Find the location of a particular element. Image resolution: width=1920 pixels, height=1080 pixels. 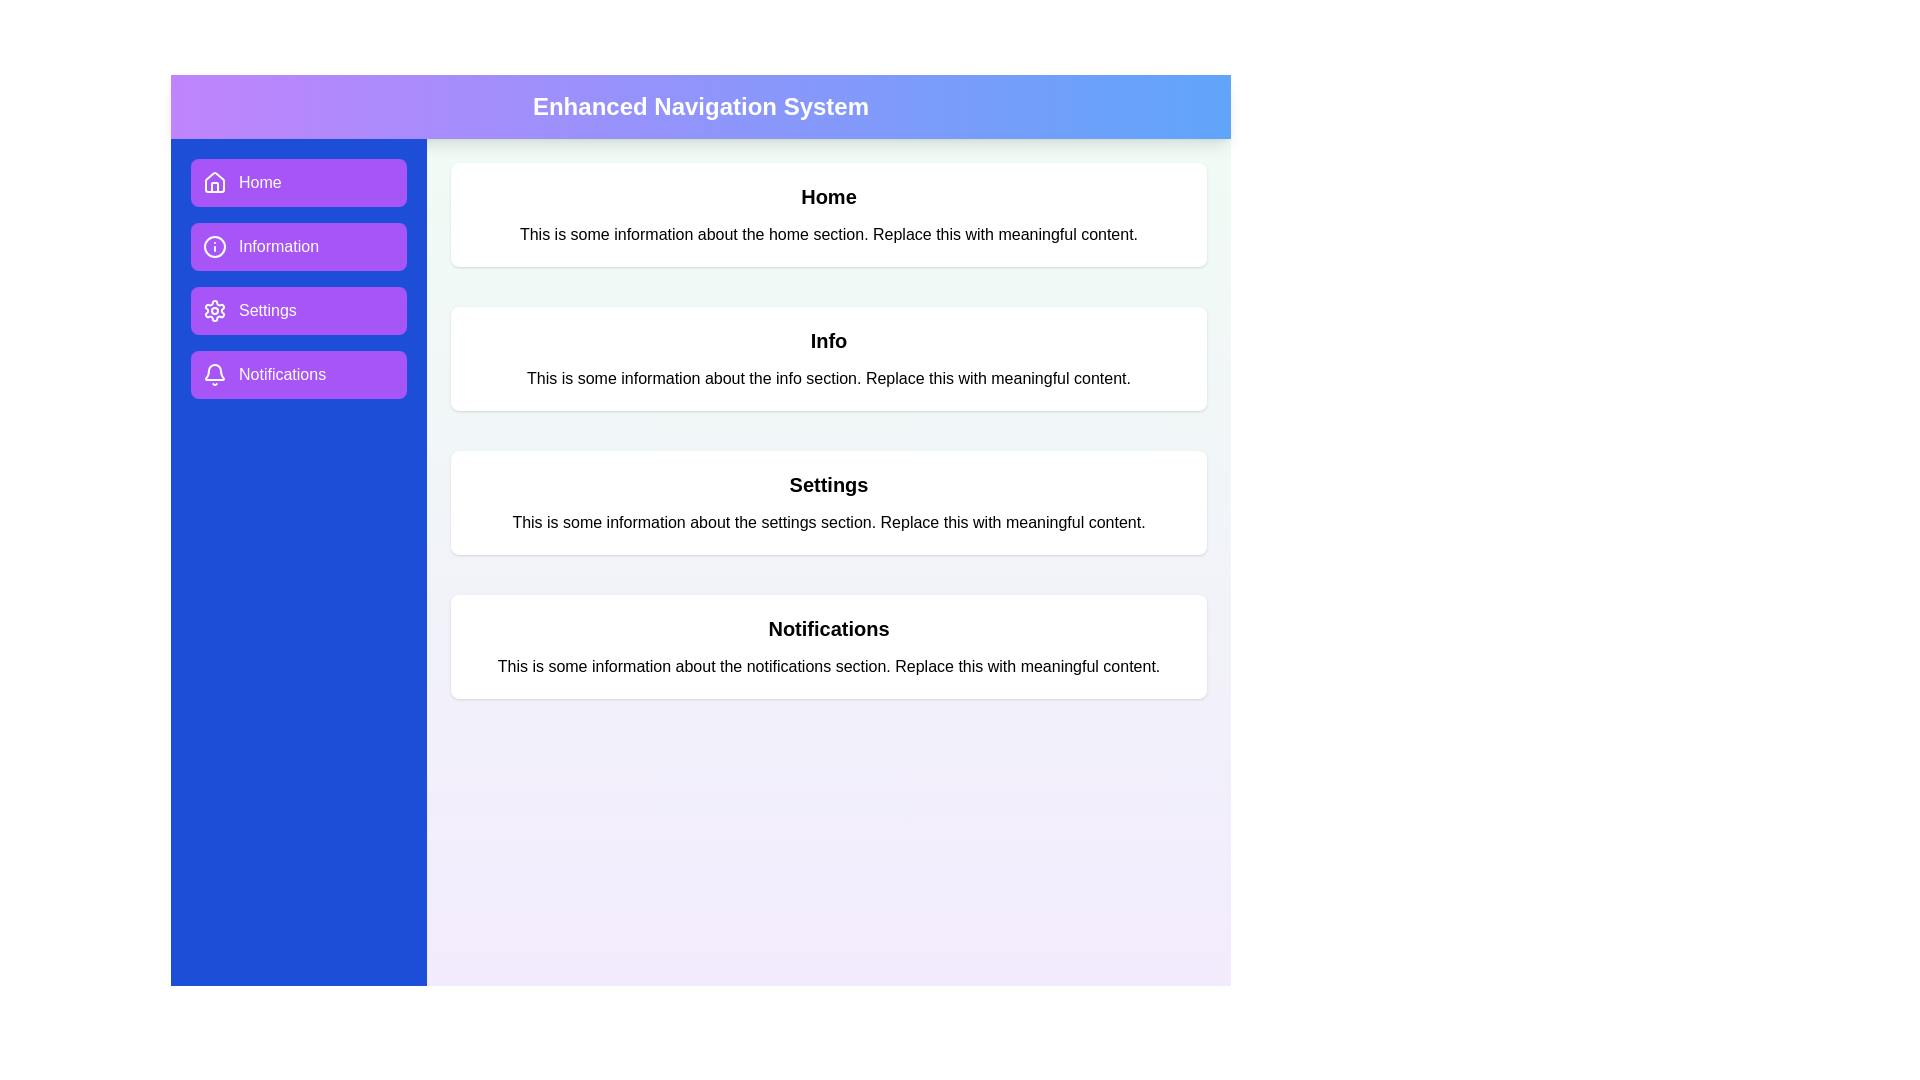

the 'Notifications' section header, which serves as the title for the content area below it is located at coordinates (829, 627).